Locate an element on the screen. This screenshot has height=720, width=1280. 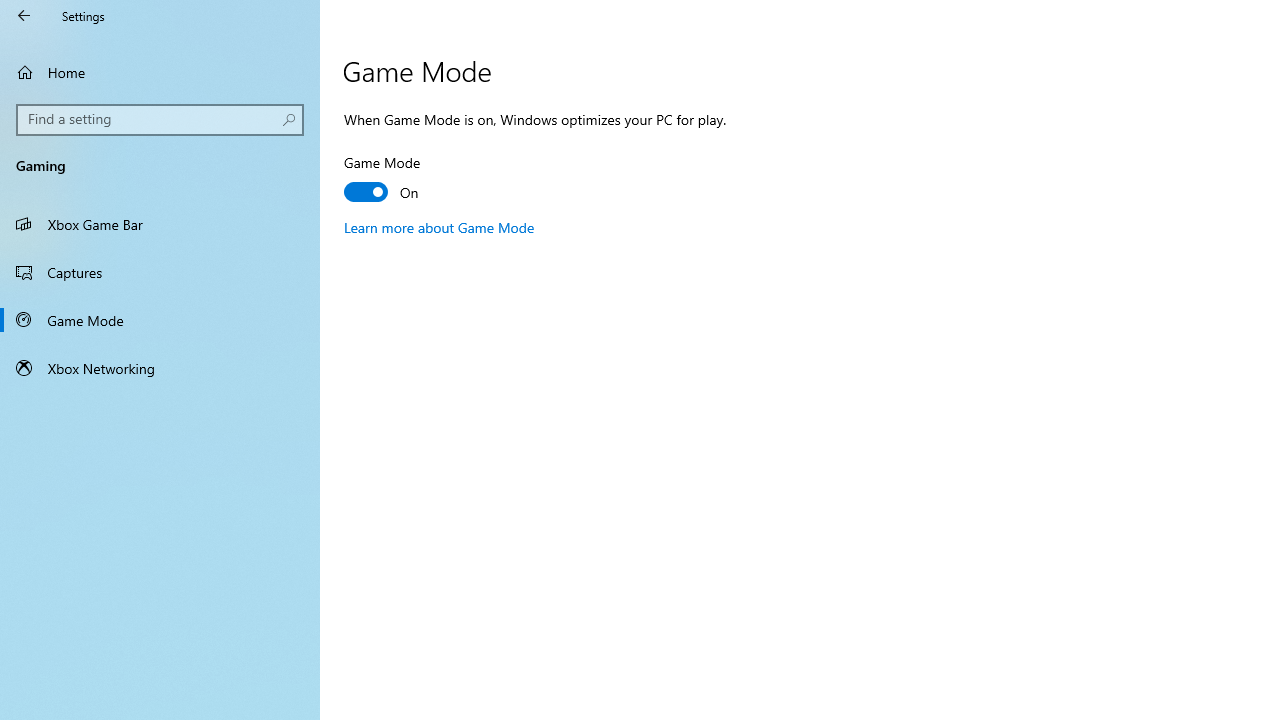
'Game Mode' is located at coordinates (160, 319).